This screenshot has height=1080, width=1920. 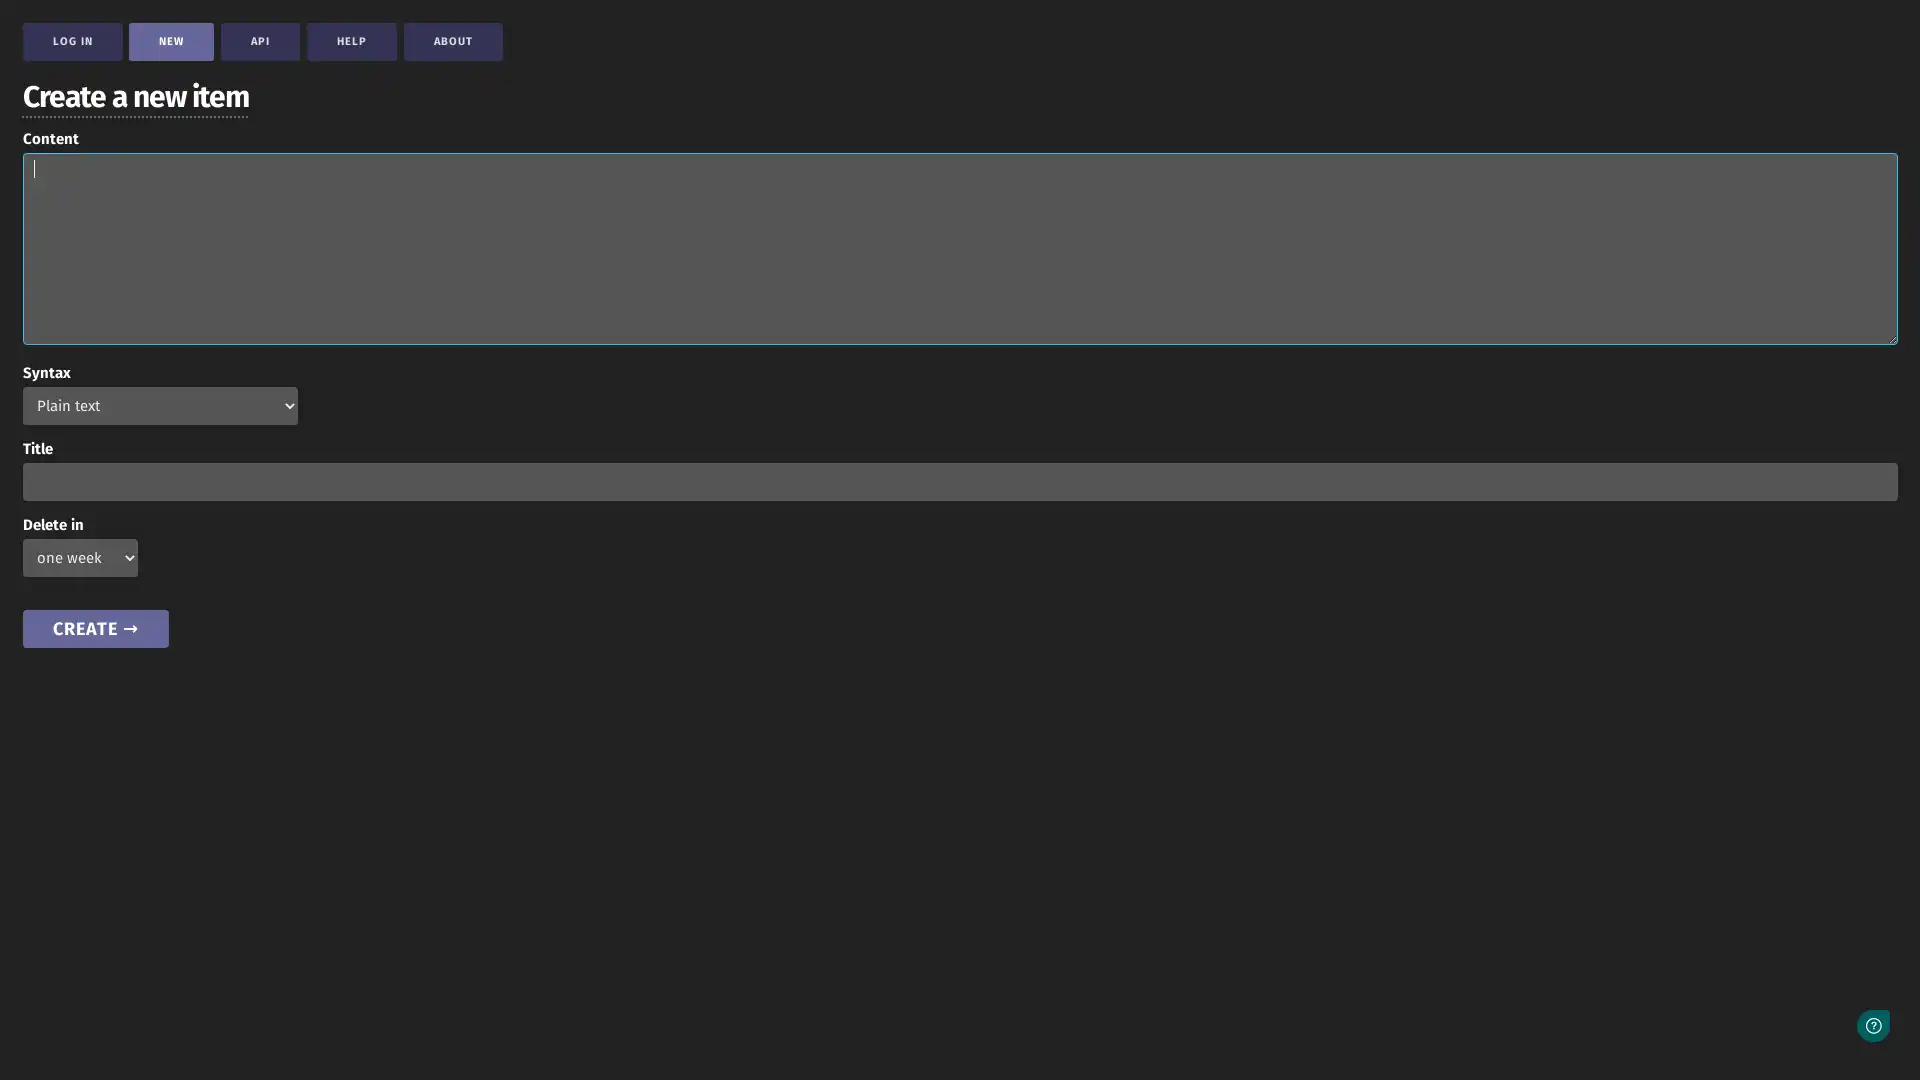 I want to click on Create, so click(x=94, y=627).